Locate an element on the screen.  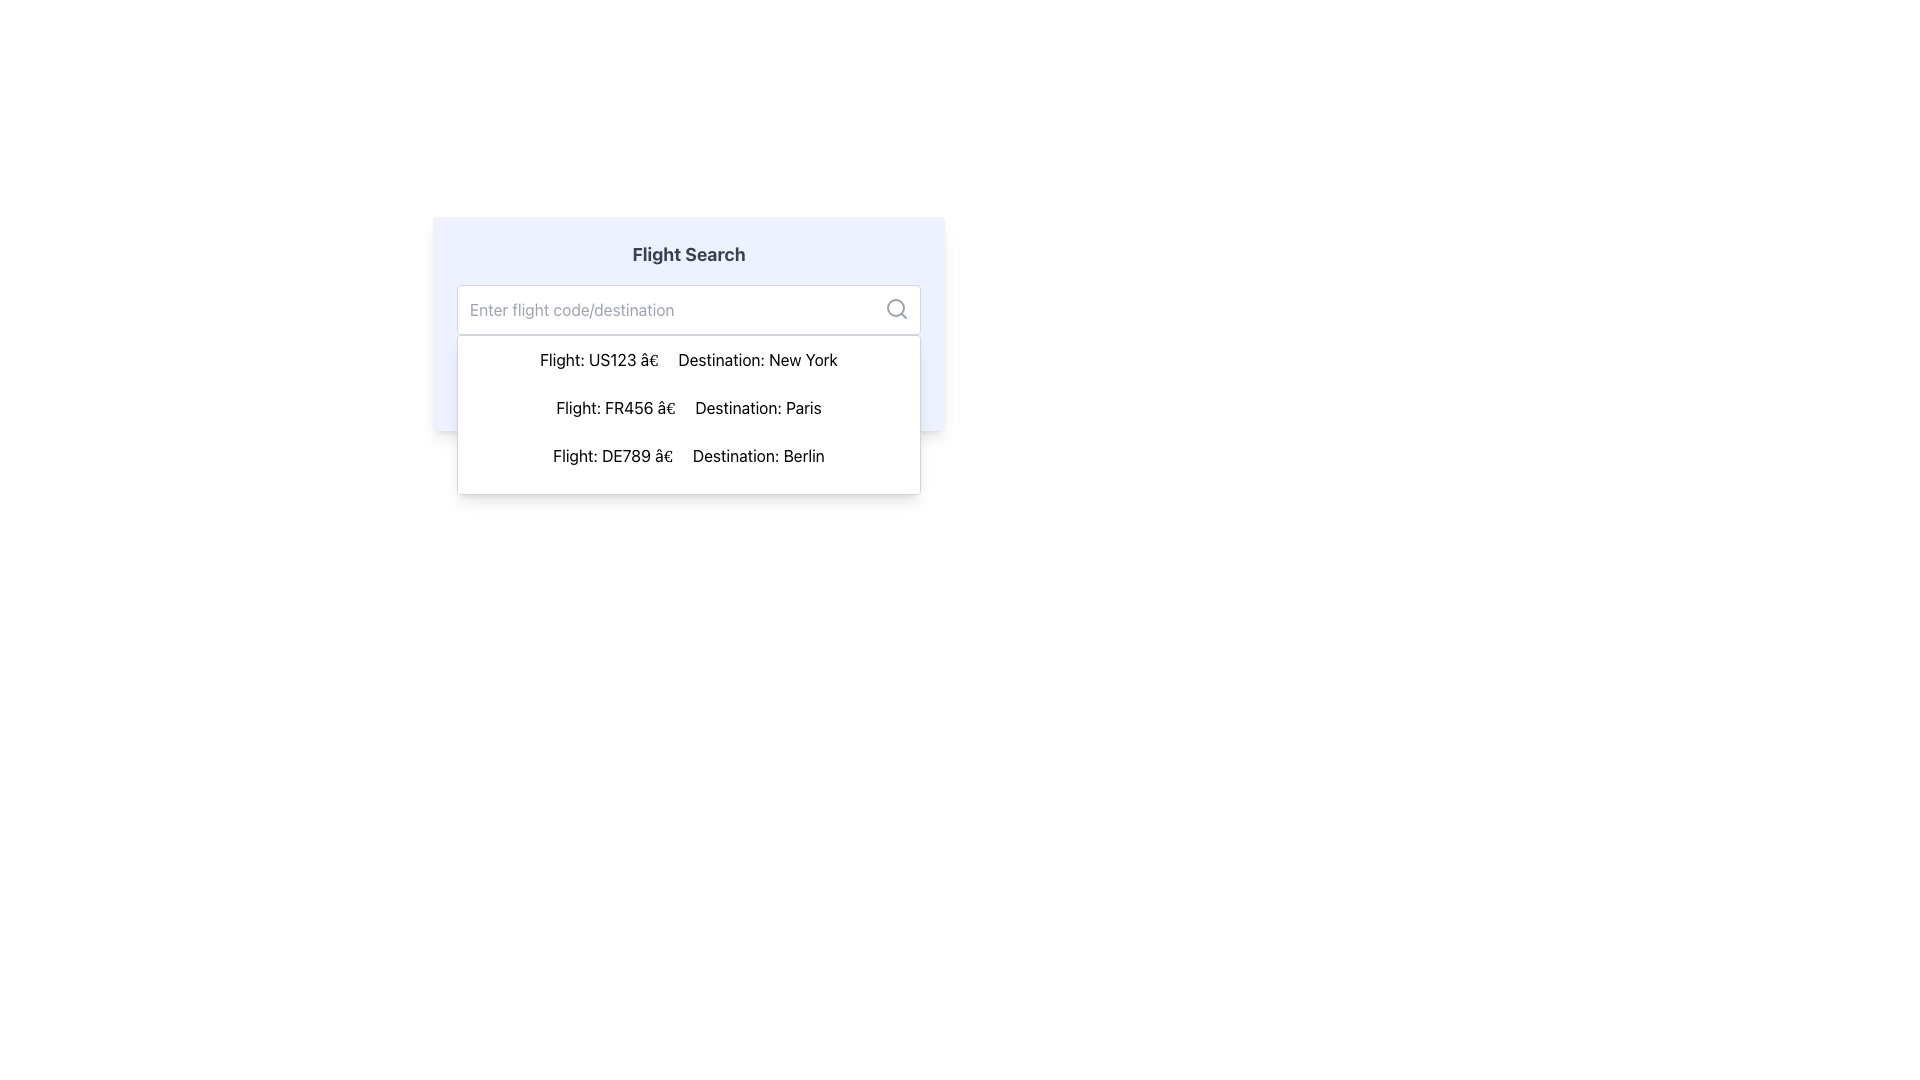
the magnifying glass icon located on the far right of the search bar widget to initiate the search is located at coordinates (896, 308).